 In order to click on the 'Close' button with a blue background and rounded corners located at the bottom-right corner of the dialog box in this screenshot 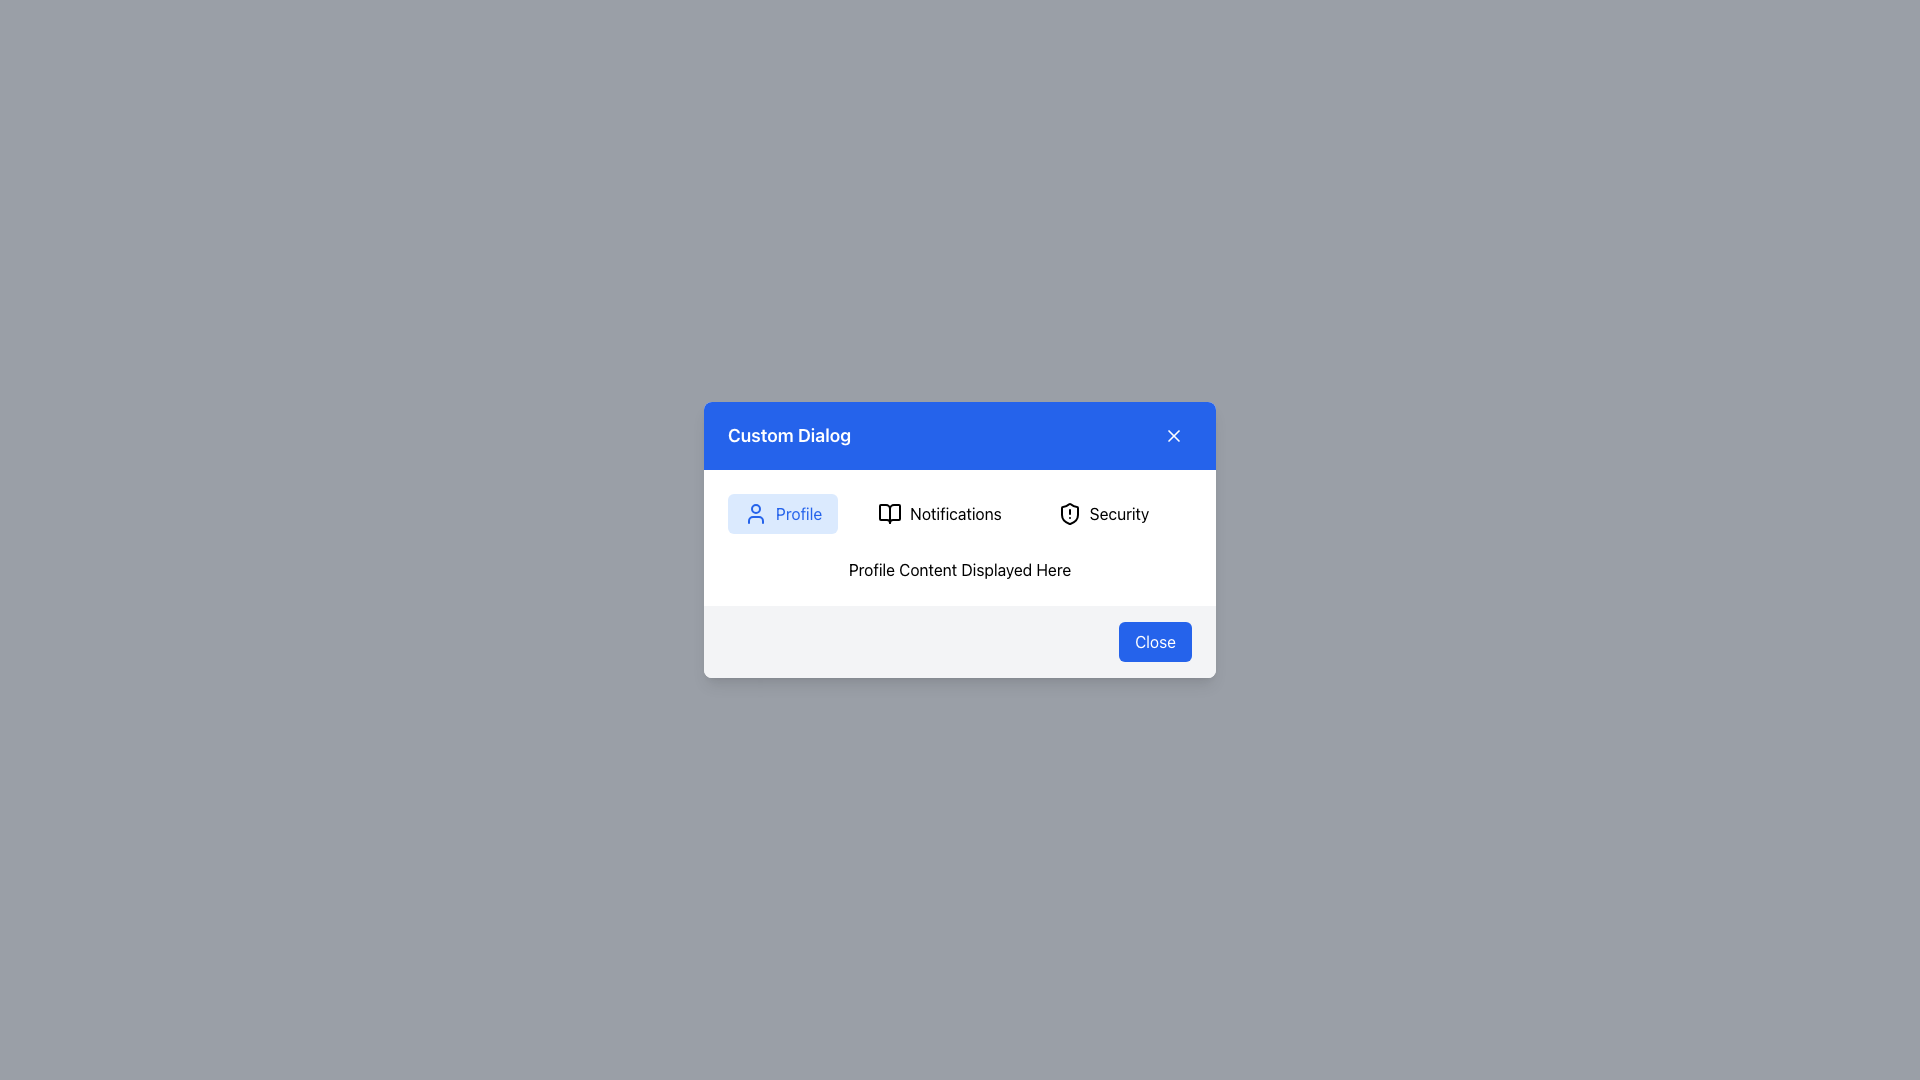, I will do `click(1155, 641)`.